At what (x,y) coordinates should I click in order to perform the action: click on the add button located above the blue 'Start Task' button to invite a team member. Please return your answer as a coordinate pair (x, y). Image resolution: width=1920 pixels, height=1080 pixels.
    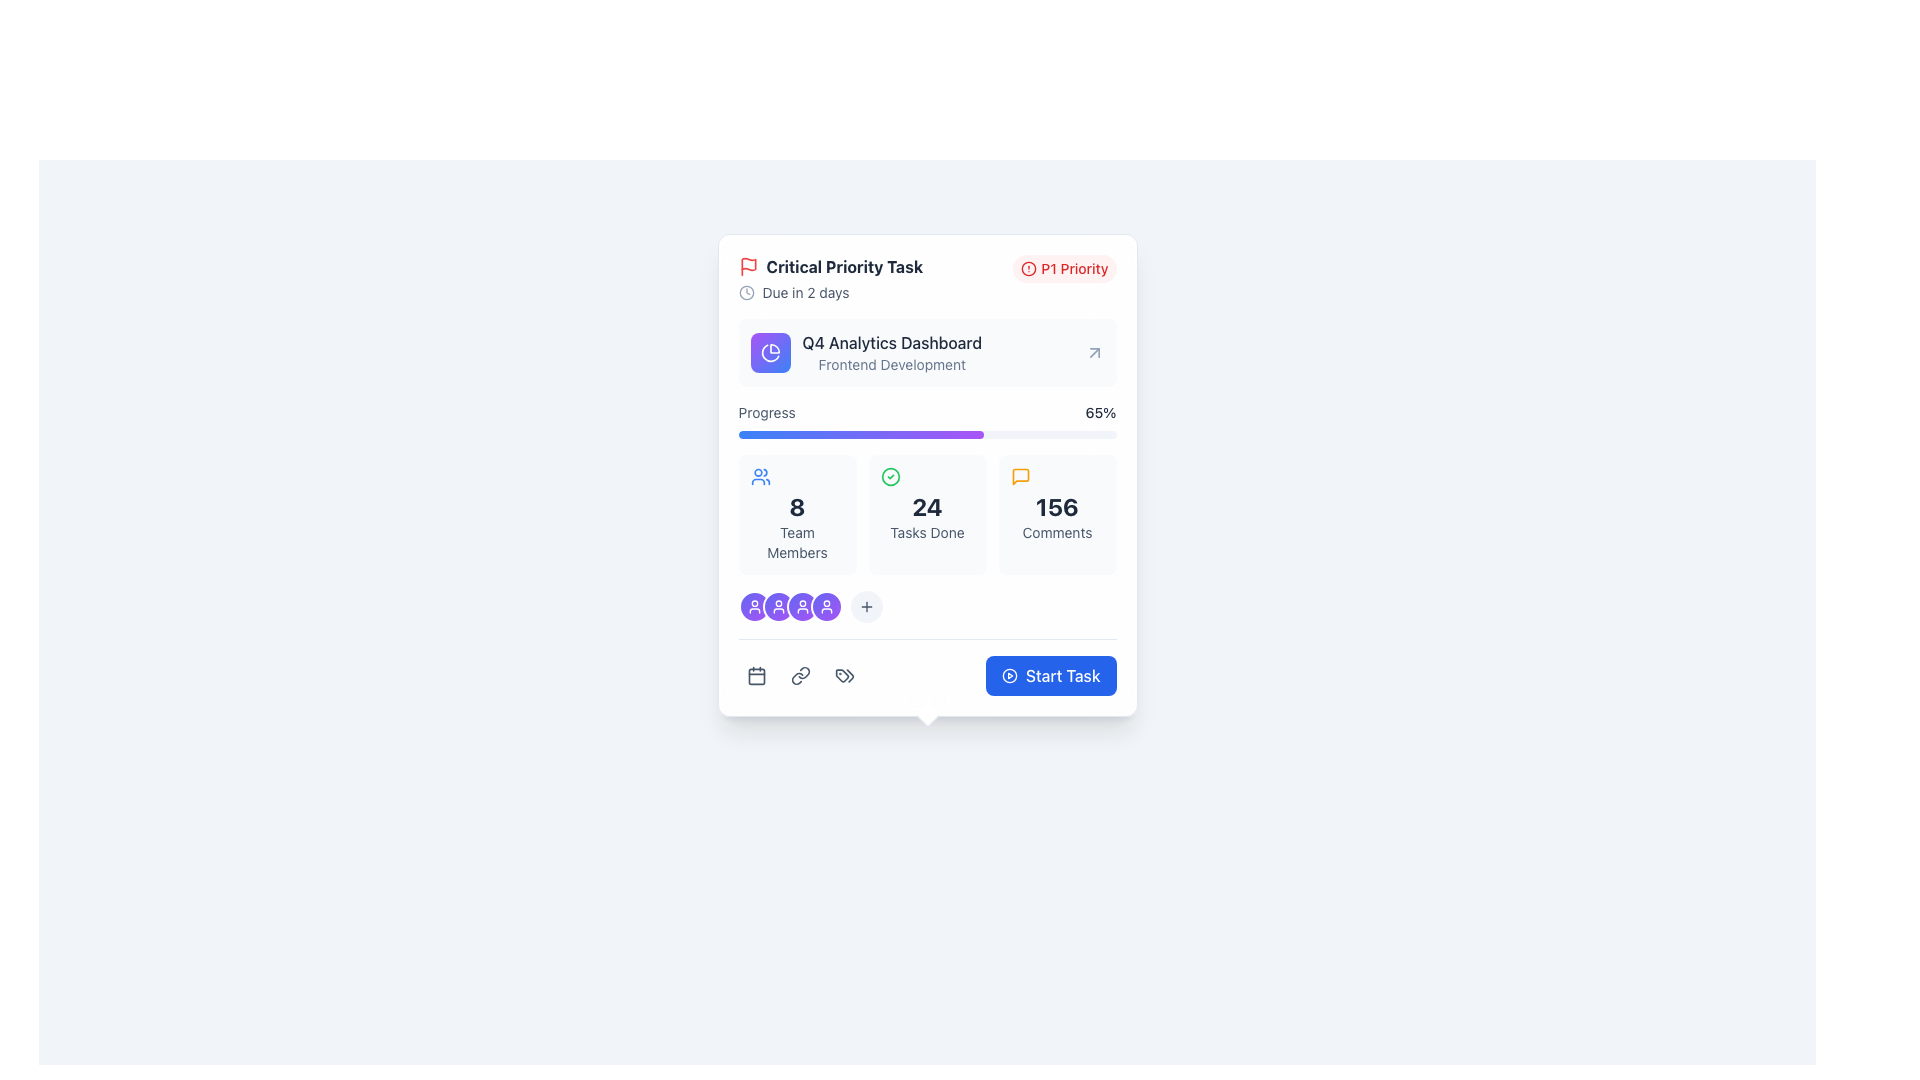
    Looking at the image, I should click on (926, 605).